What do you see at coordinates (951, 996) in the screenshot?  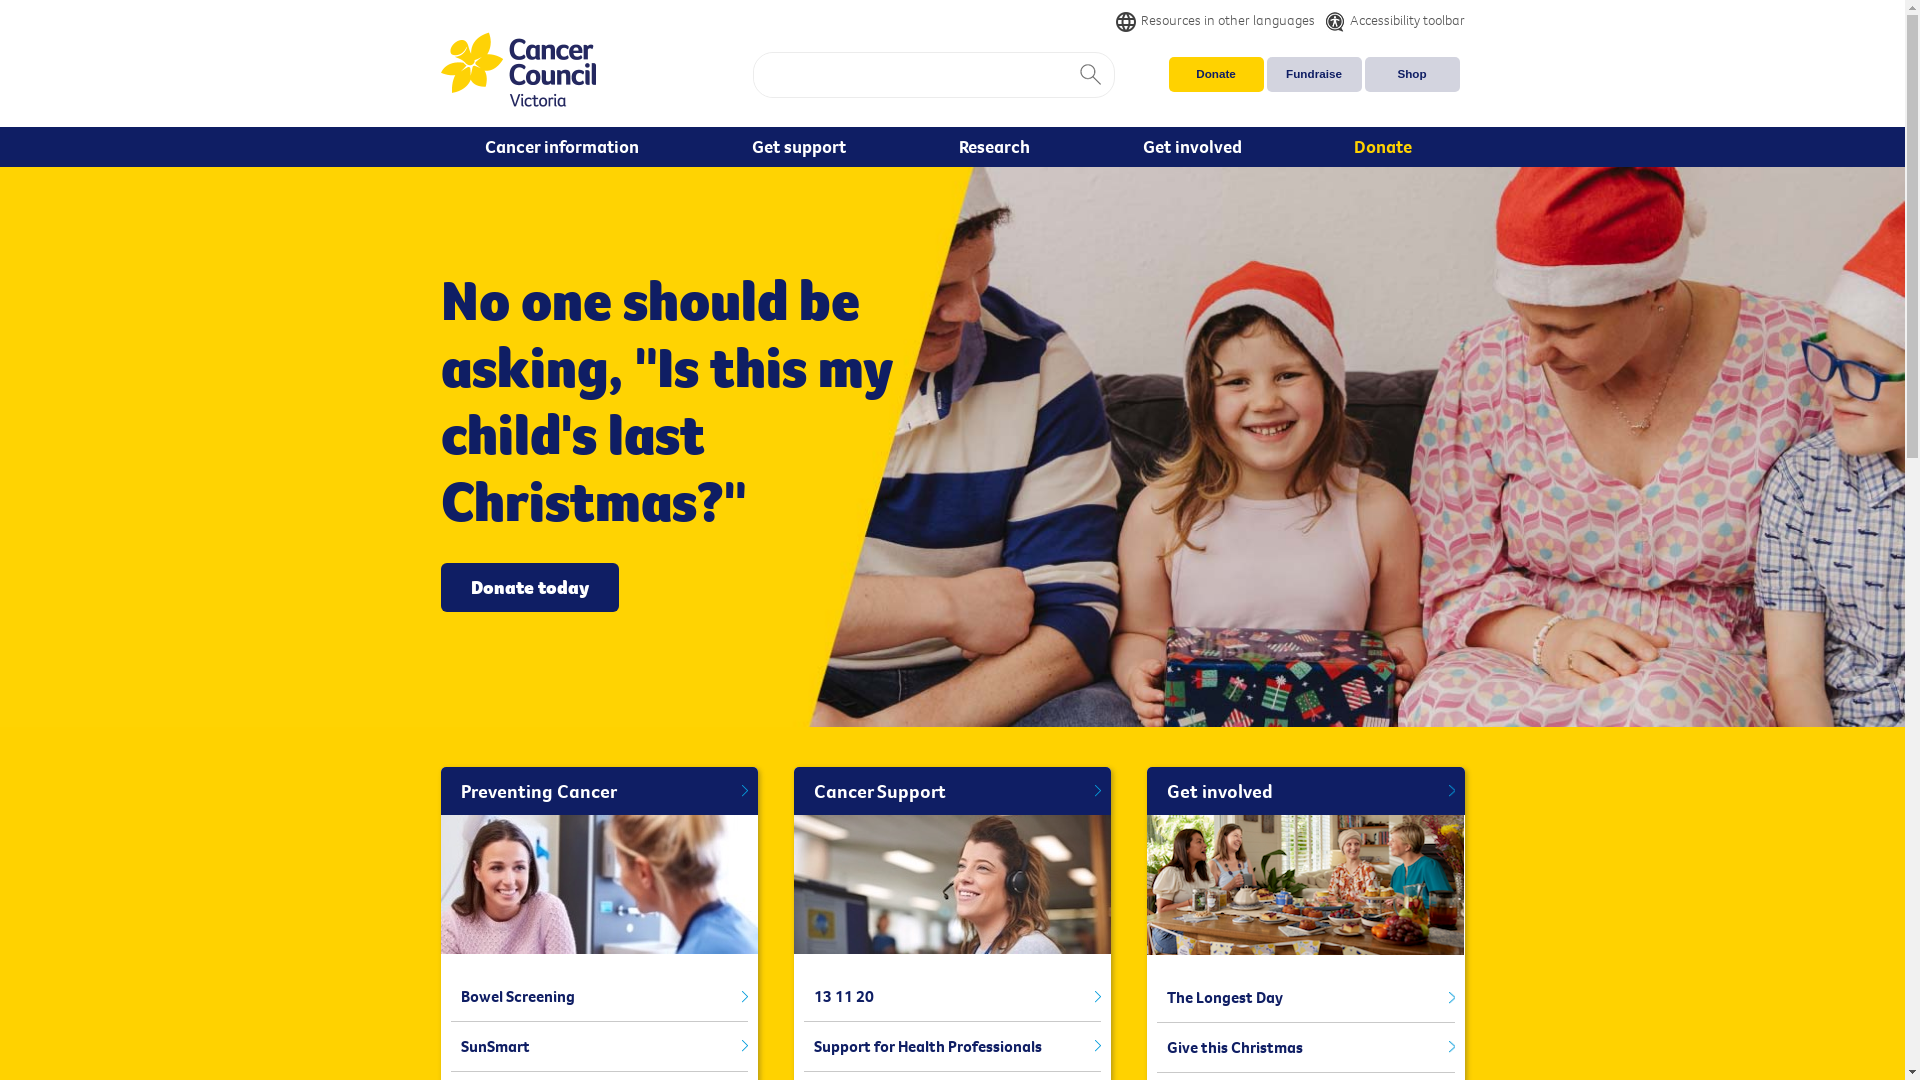 I see `'13 11 20'` at bounding box center [951, 996].